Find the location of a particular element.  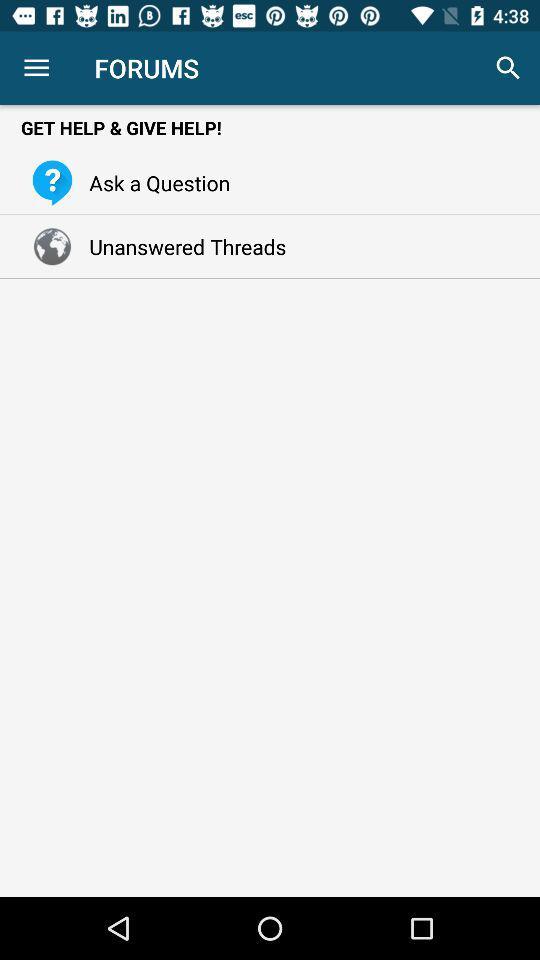

the icon above the get help give item is located at coordinates (508, 68).